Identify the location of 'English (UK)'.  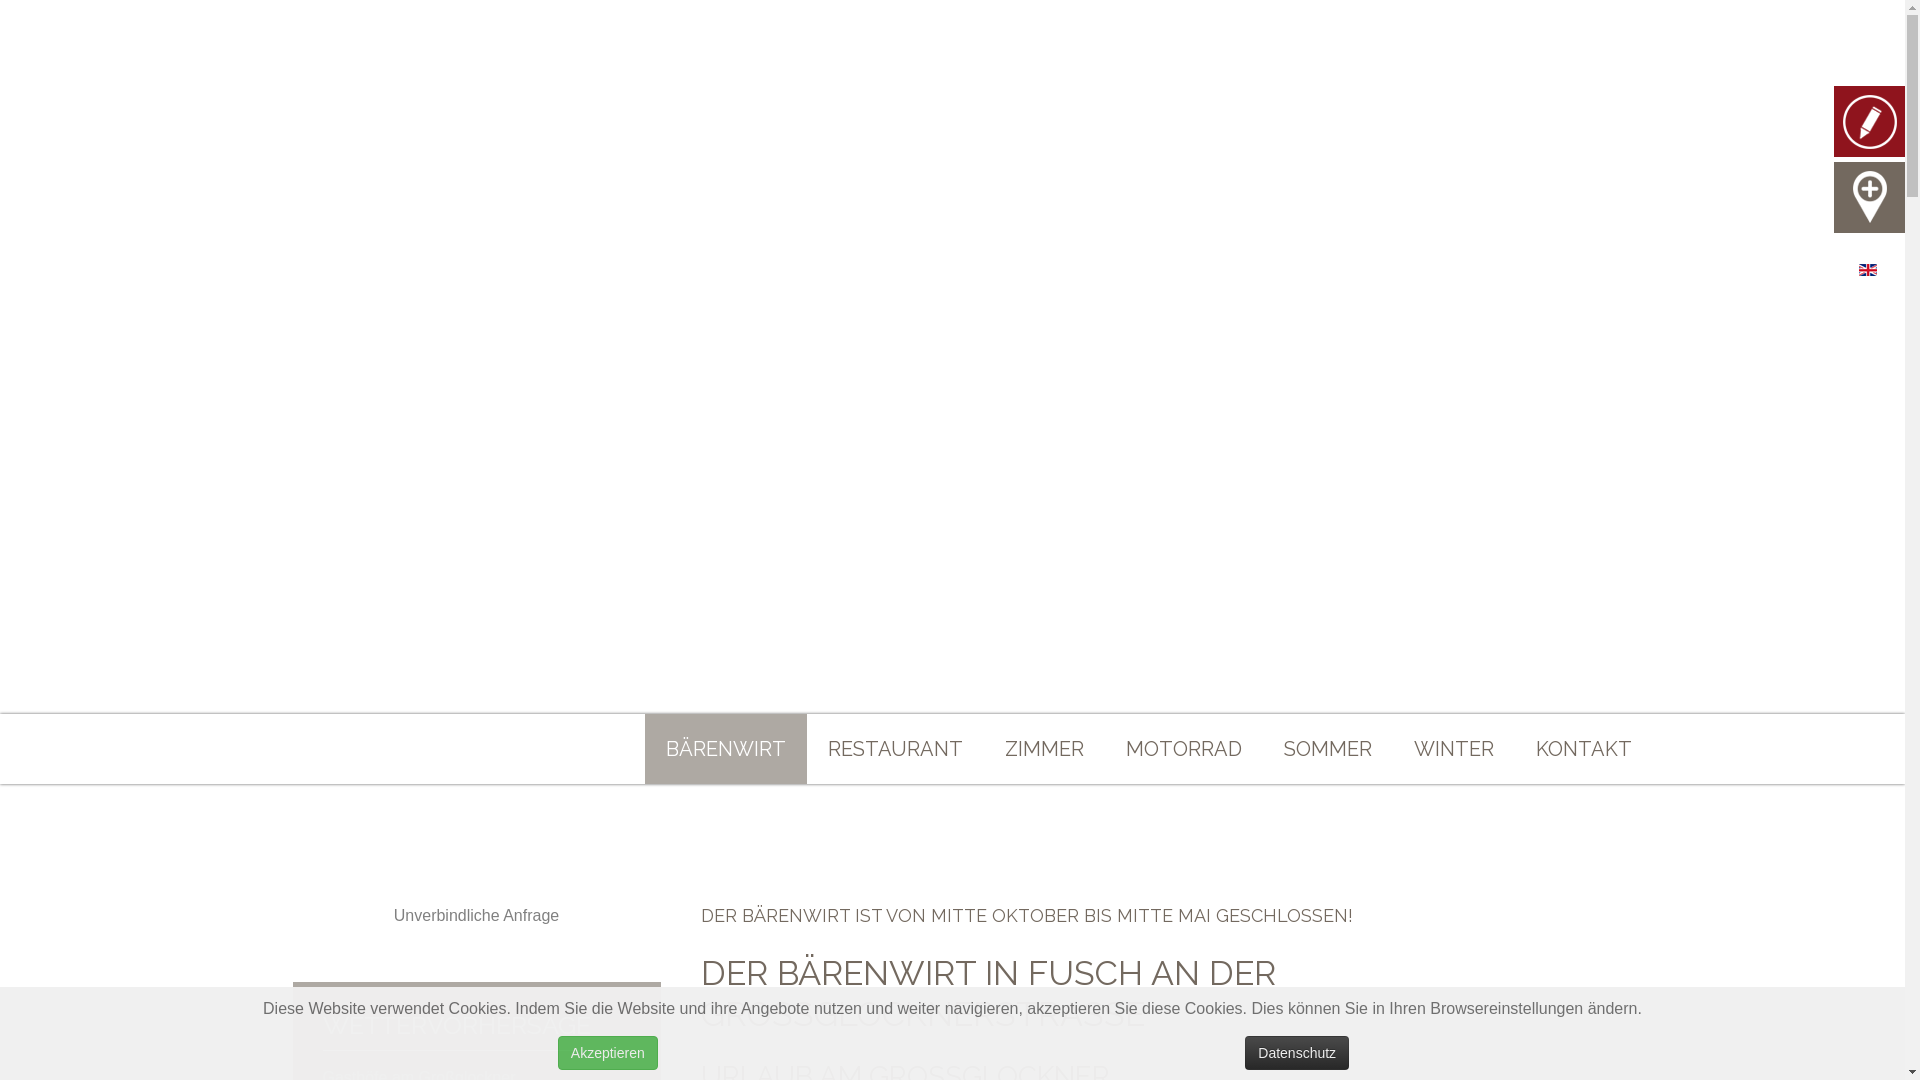
(1857, 270).